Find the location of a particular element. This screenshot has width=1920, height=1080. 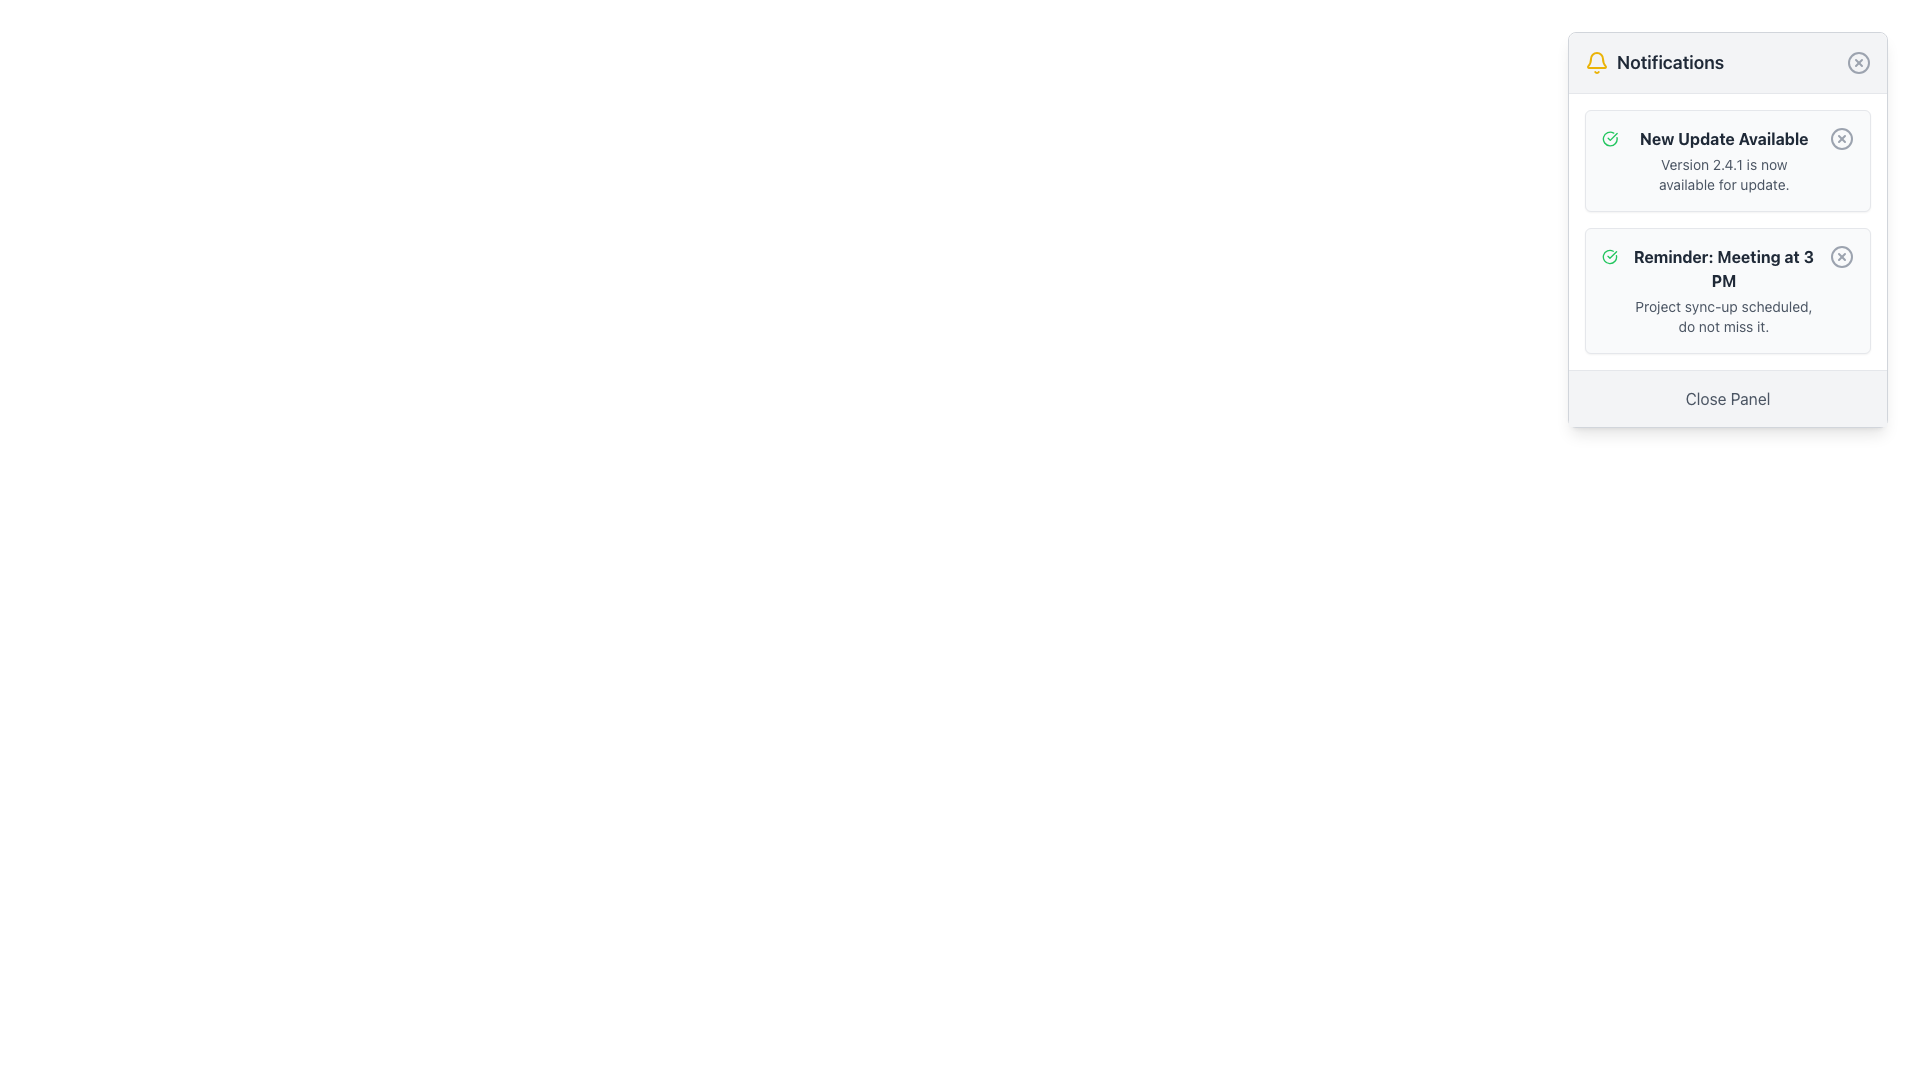

the static text element that serves as the title for the first notification card in the 'Notifications' panel, above the update message 'Version 2.4.1 is now available for update.' is located at coordinates (1723, 137).